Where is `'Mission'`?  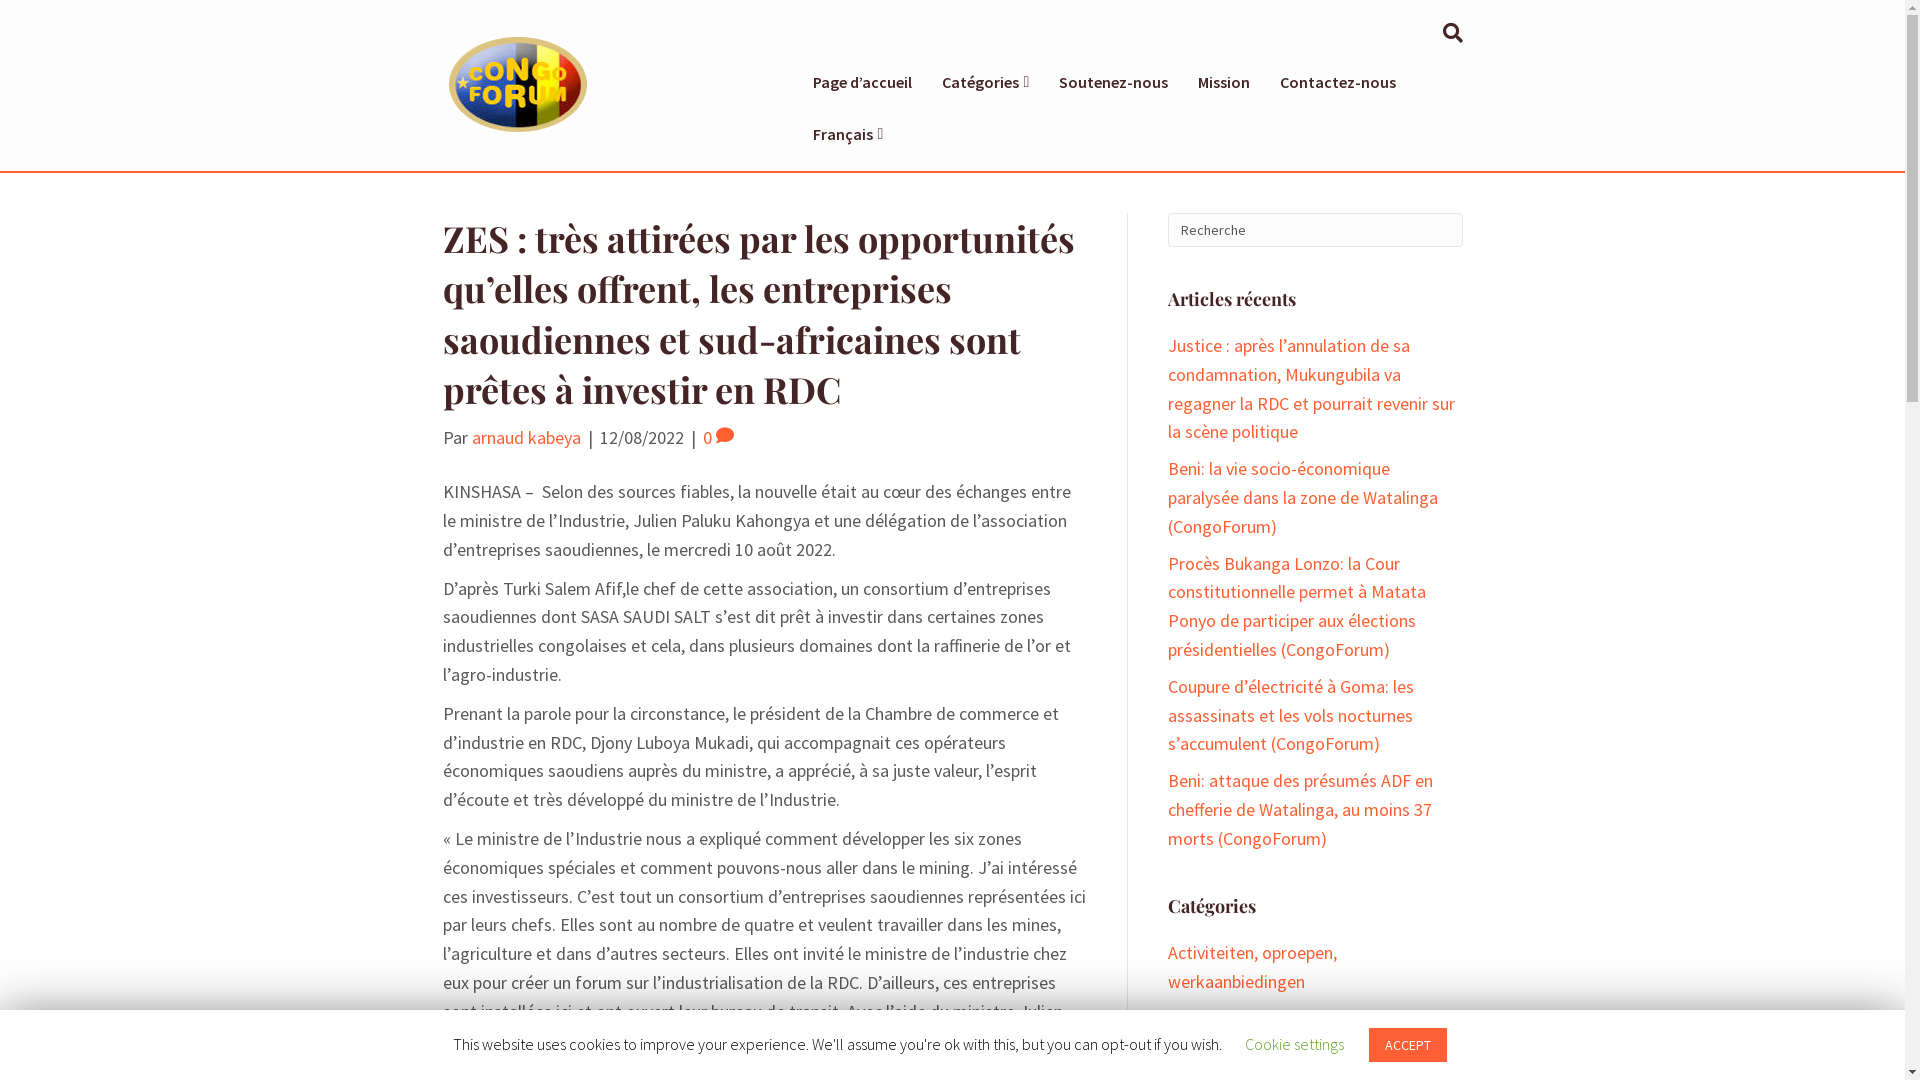
'Mission' is located at coordinates (1223, 80).